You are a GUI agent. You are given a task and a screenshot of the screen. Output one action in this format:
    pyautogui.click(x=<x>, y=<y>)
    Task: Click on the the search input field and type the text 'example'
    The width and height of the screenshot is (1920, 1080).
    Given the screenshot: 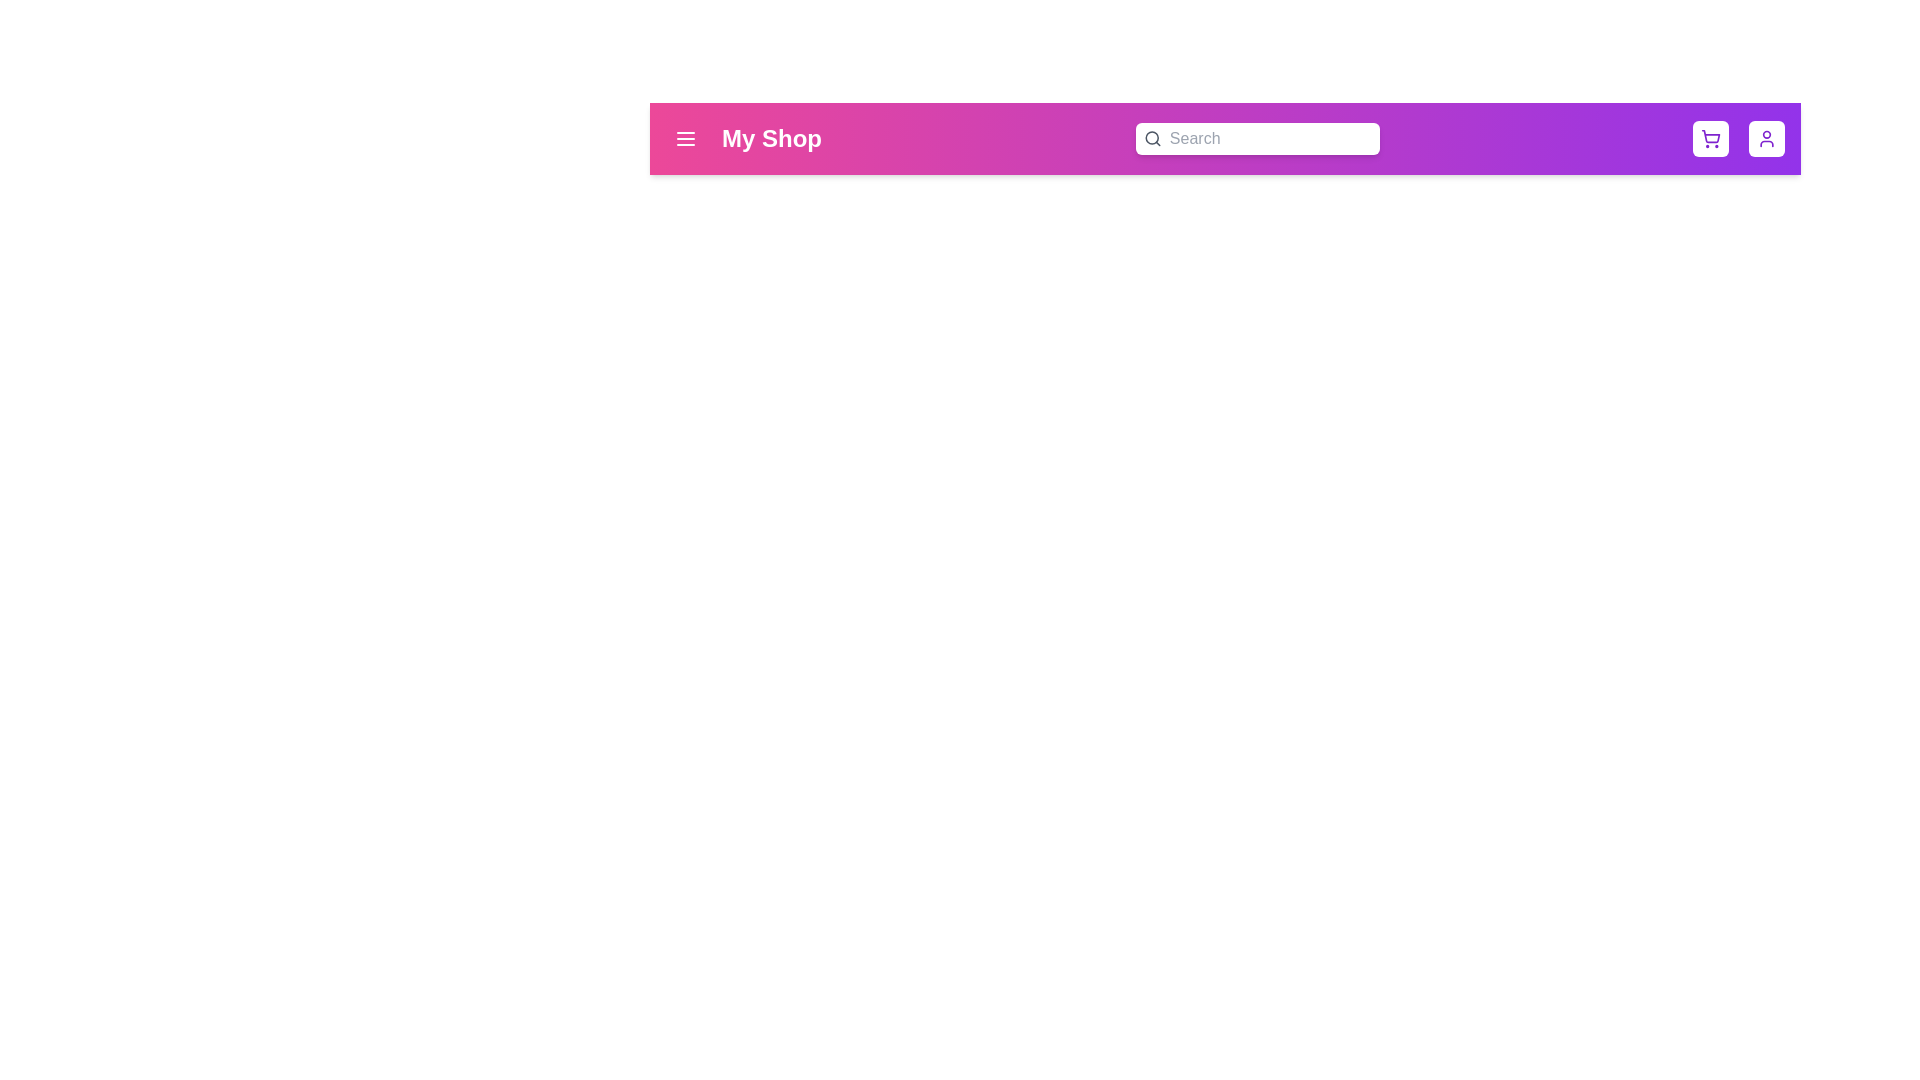 What is the action you would take?
    pyautogui.click(x=1265, y=137)
    